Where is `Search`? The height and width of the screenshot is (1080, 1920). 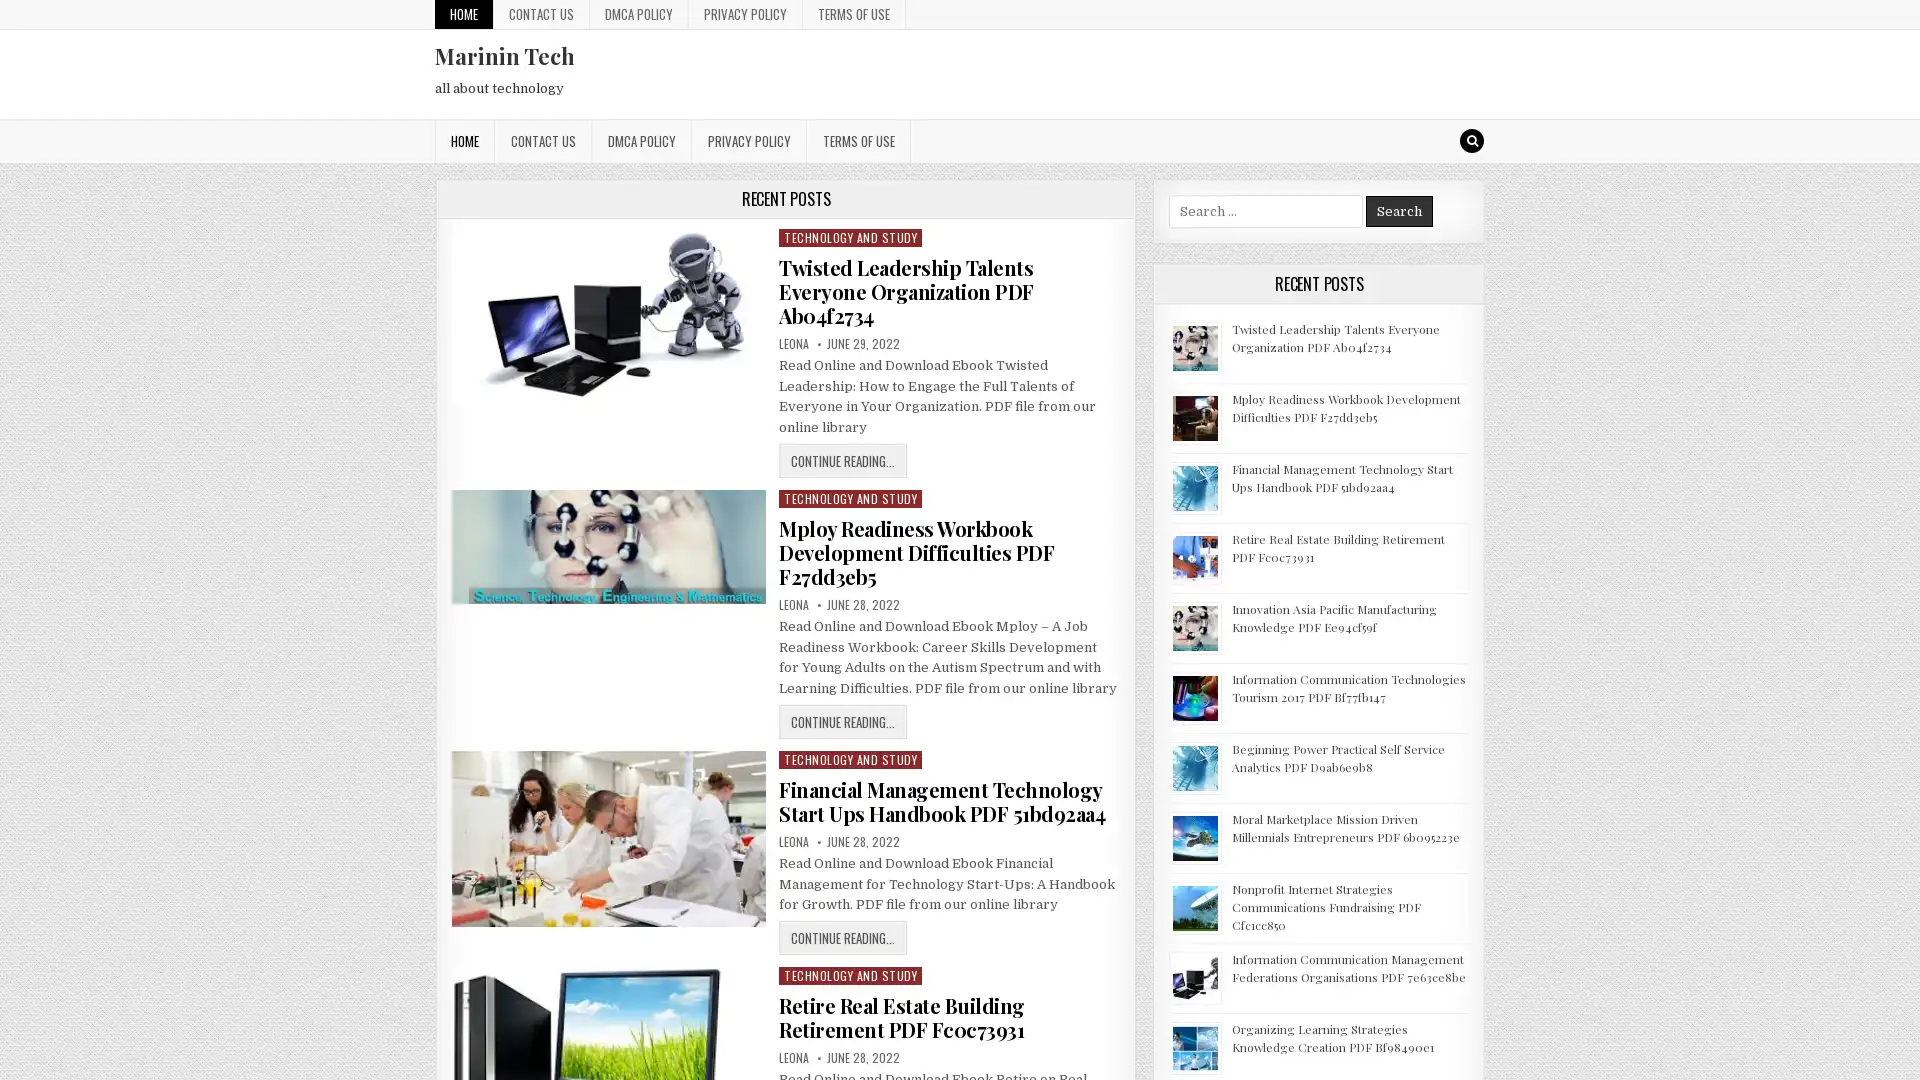
Search is located at coordinates (1398, 211).